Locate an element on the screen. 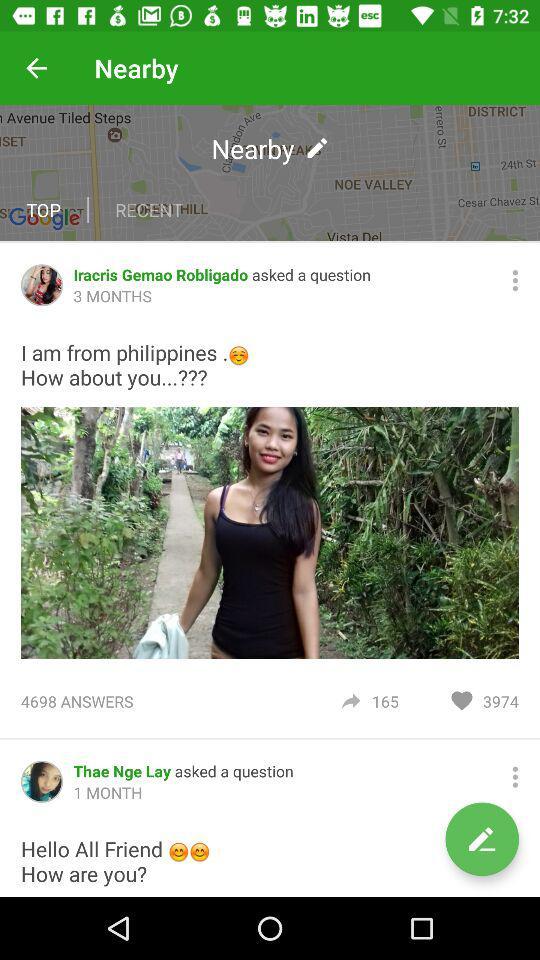  the recent icon is located at coordinates (148, 210).